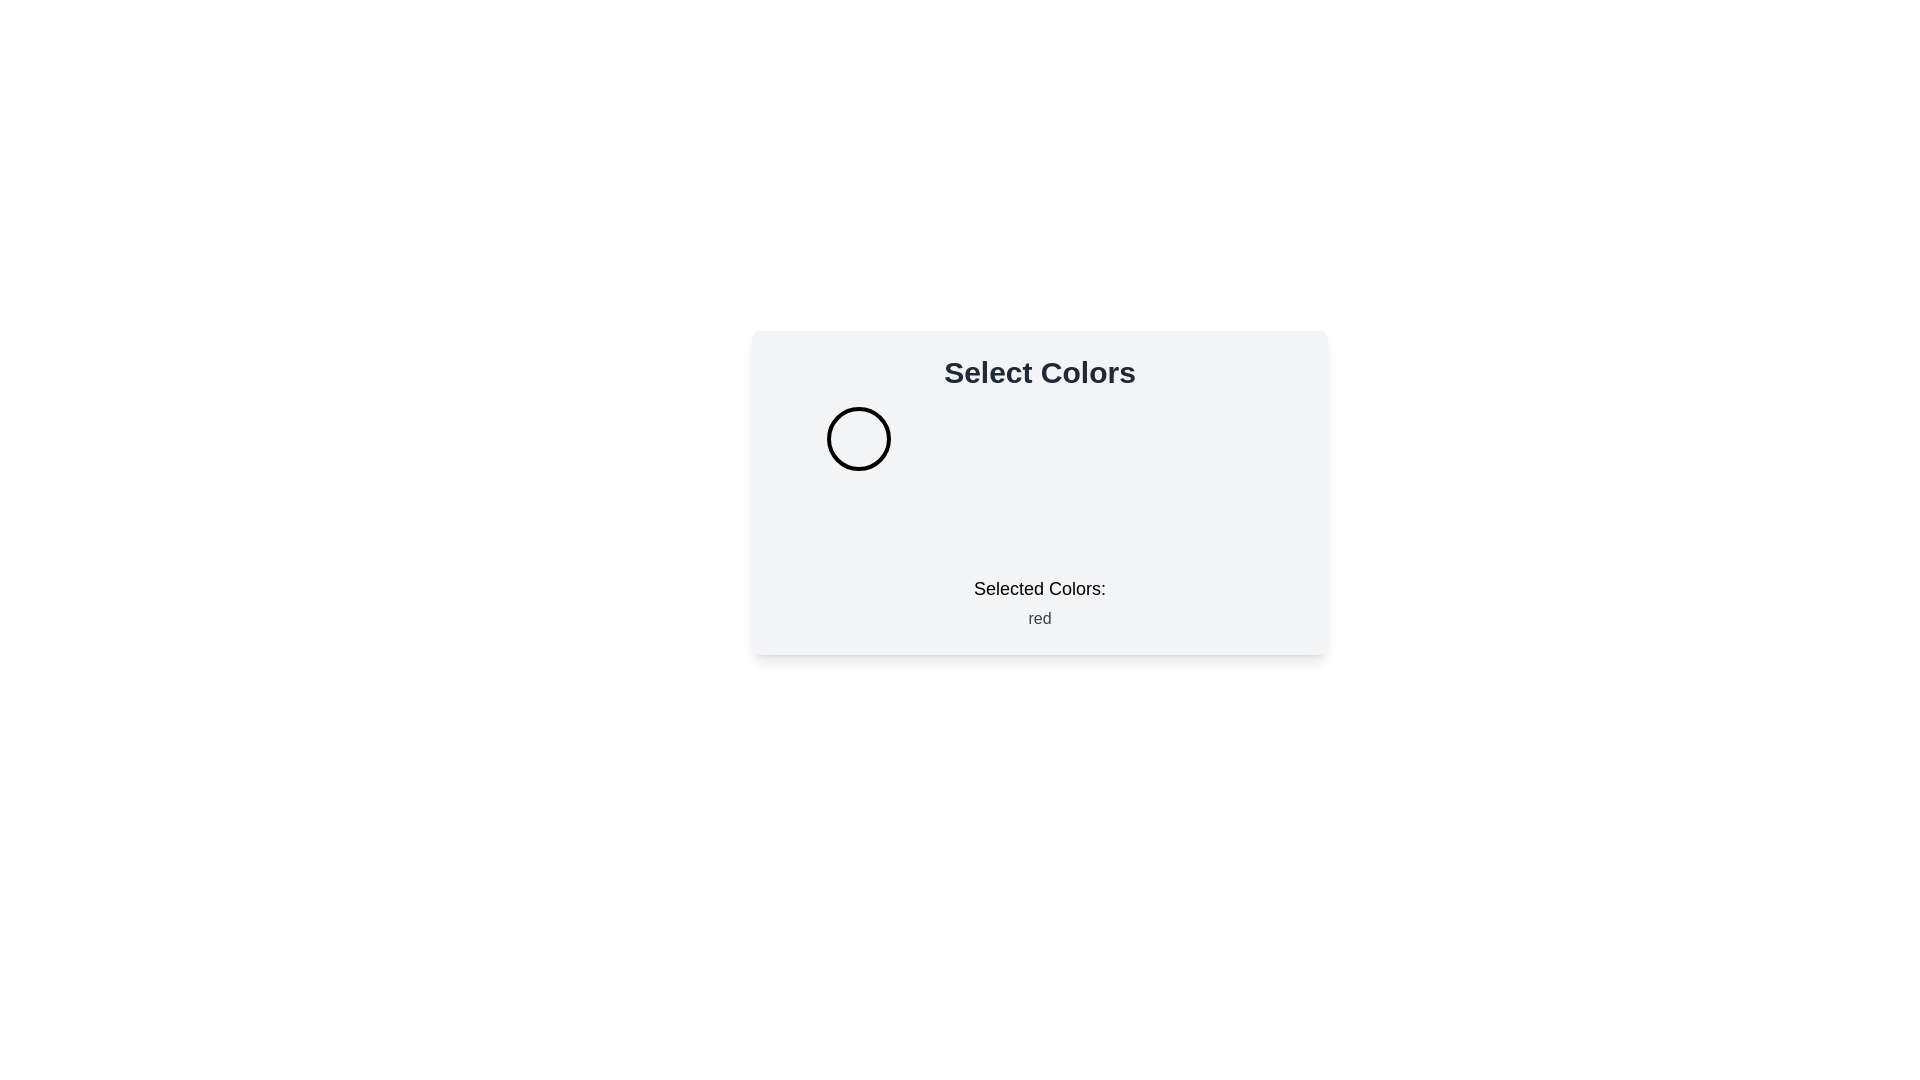  I want to click on the green circular graphical button located in the second column of the top row of the grid, so click(1040, 438).